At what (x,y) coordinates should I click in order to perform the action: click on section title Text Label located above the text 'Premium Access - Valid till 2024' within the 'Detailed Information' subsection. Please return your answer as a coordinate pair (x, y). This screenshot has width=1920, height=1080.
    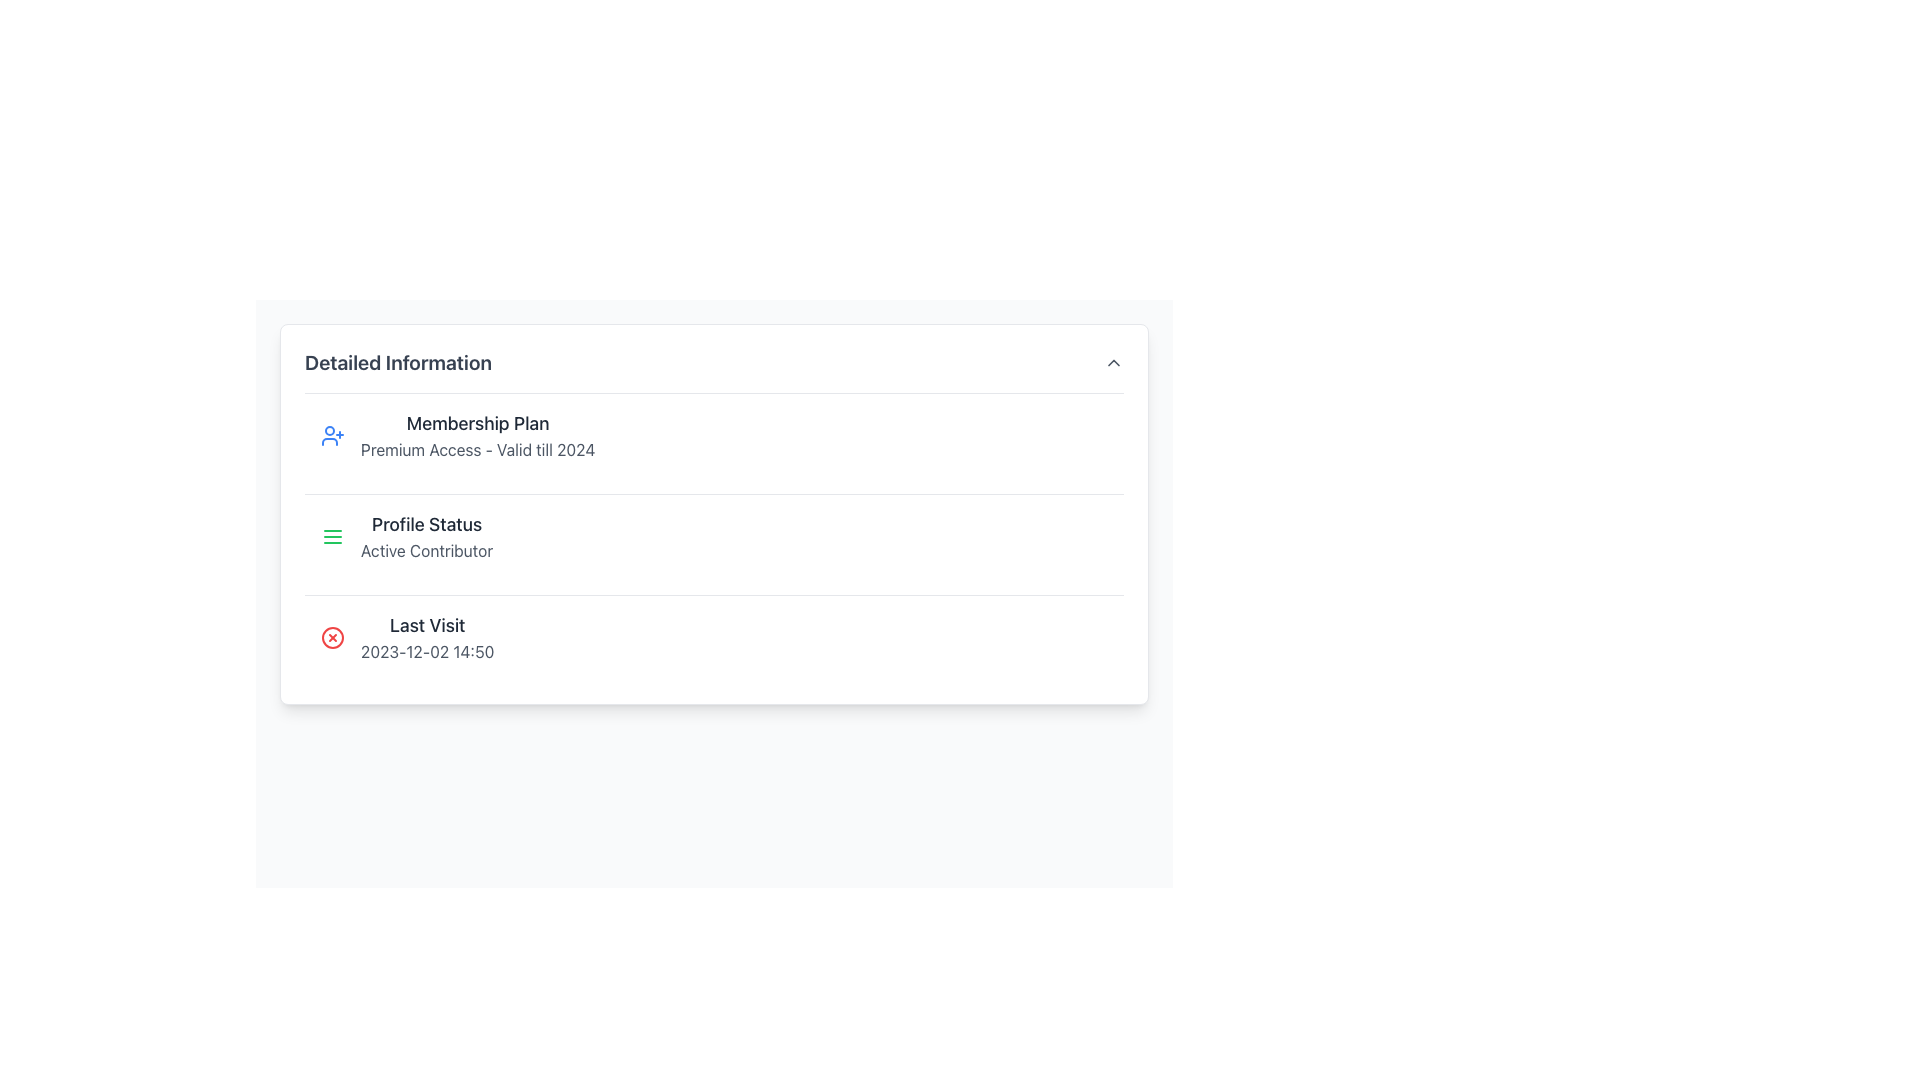
    Looking at the image, I should click on (477, 423).